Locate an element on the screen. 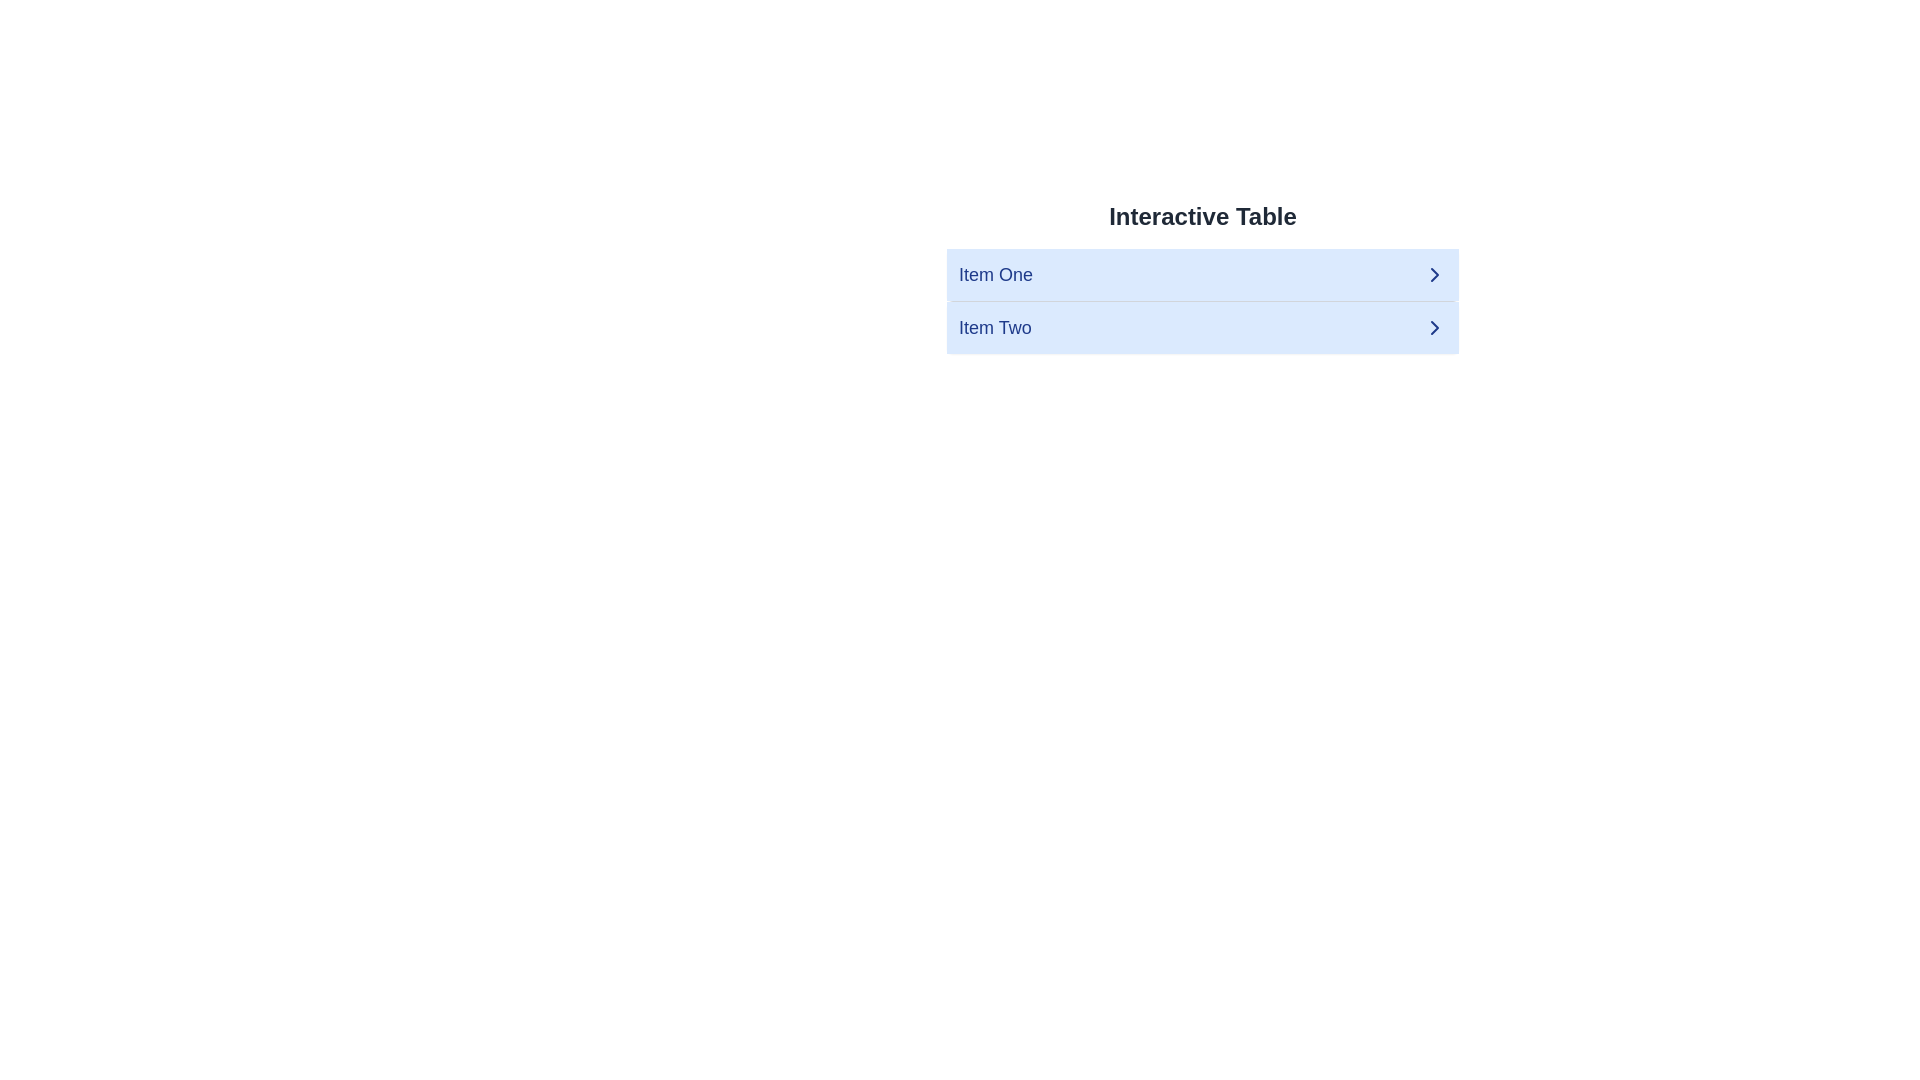 This screenshot has height=1080, width=1920. the header text label located at the top of the vertically aligned layout, which identifies the related list items below it is located at coordinates (1202, 216).